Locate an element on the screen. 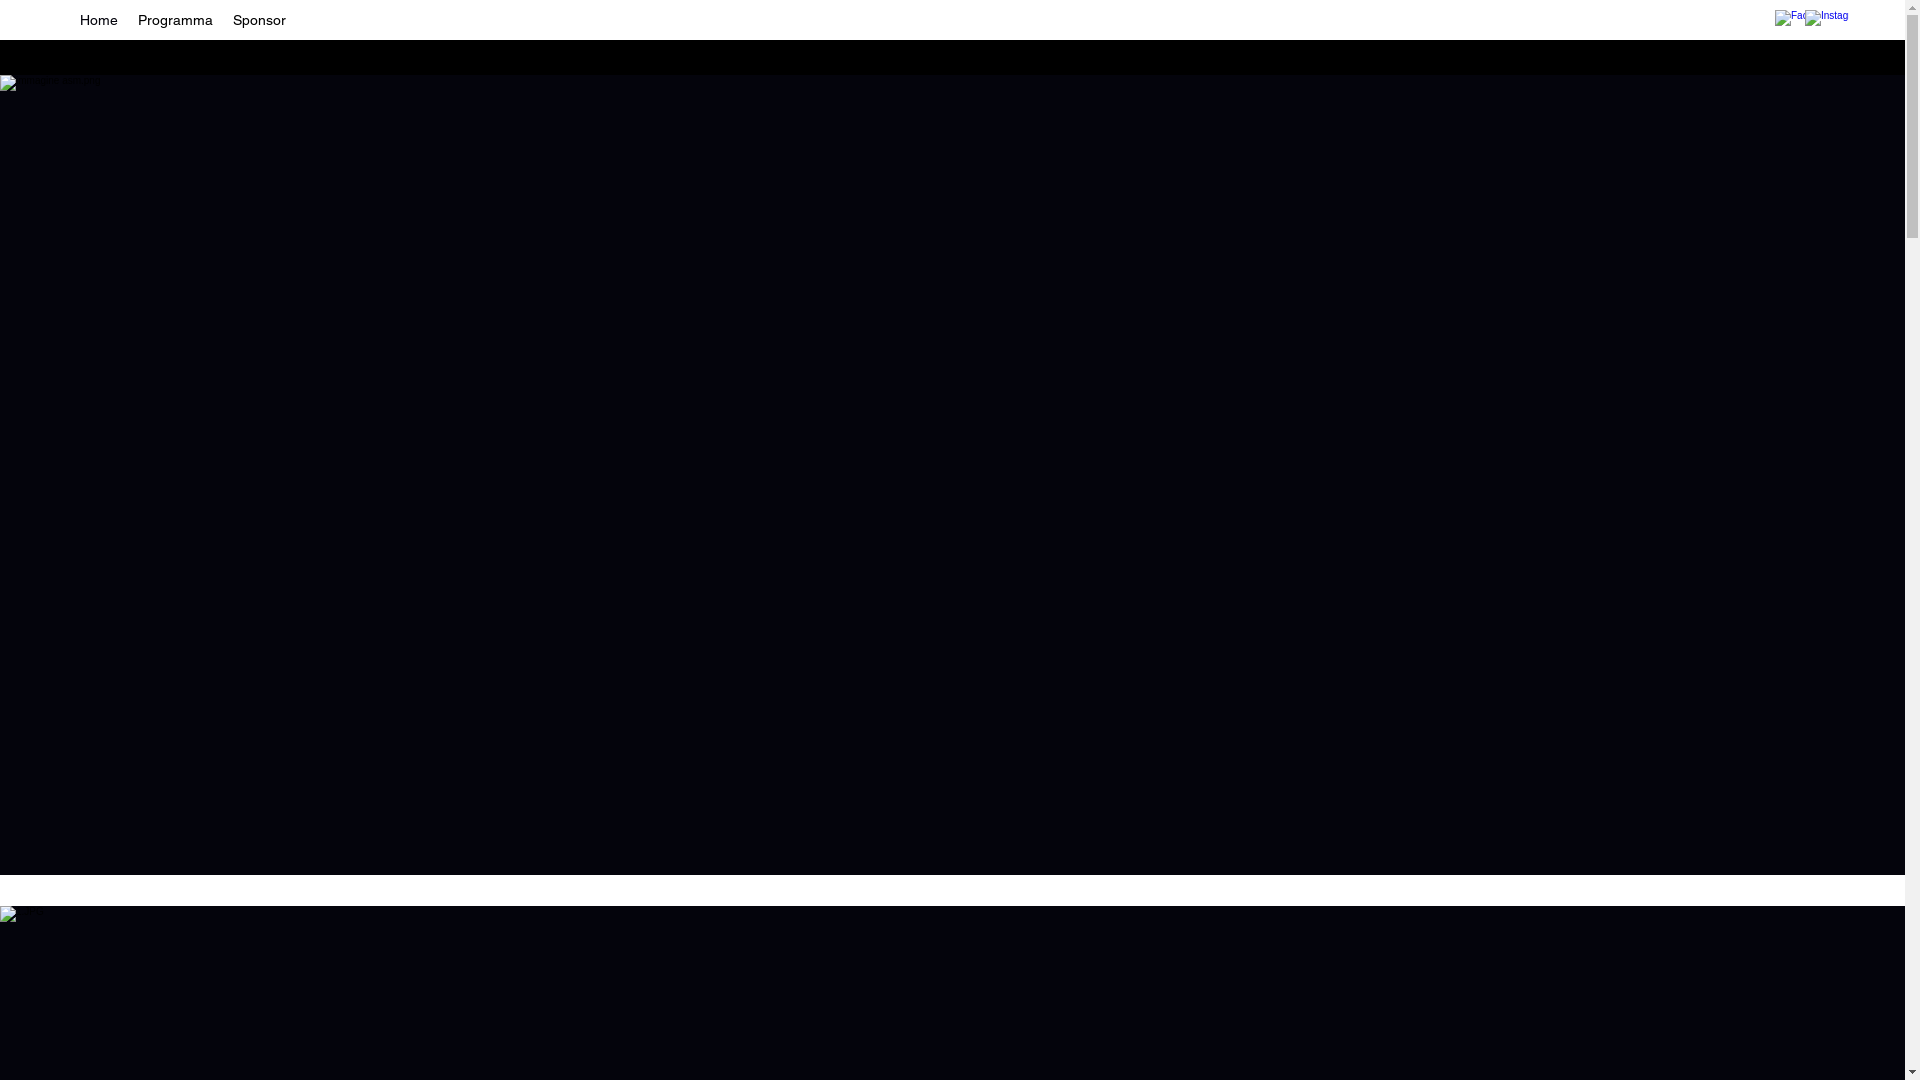  'Sponsor' is located at coordinates (258, 19).